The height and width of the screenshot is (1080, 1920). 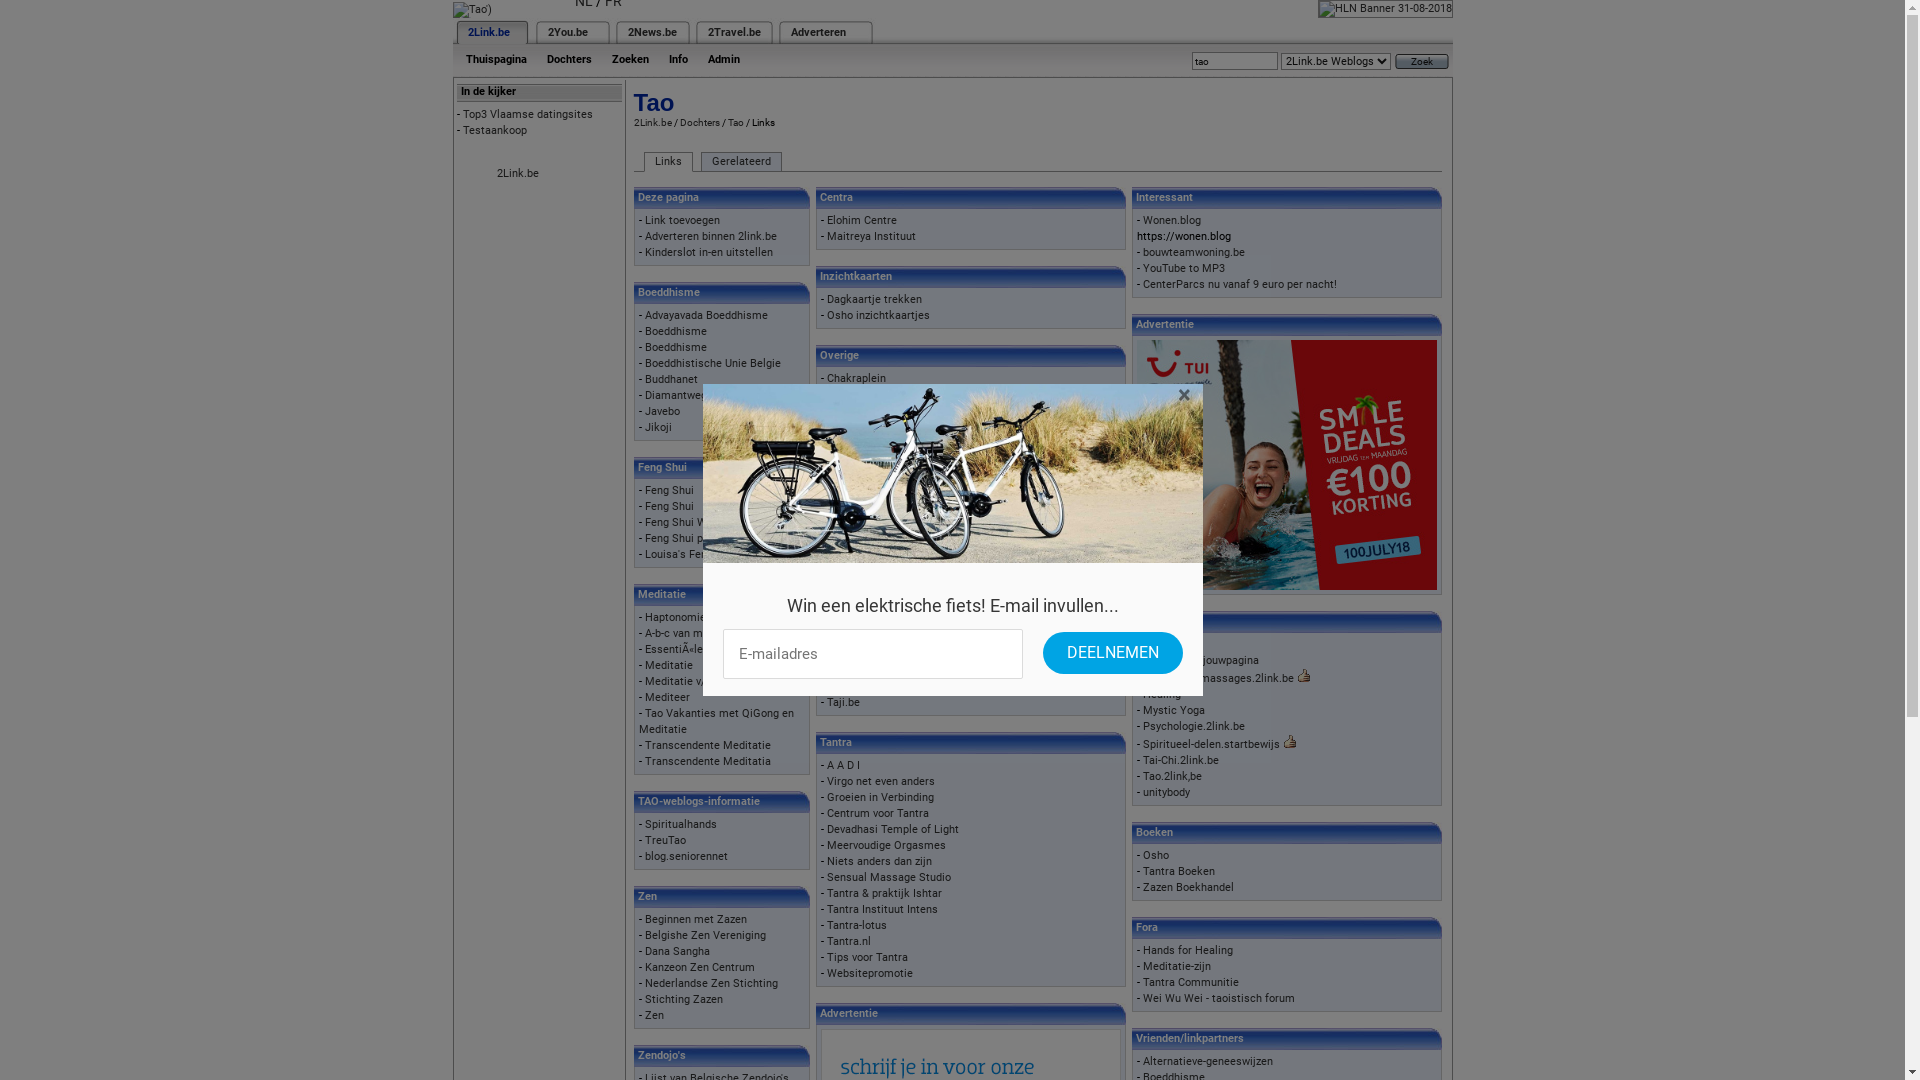 What do you see at coordinates (839, 685) in the screenshot?
I see `'Tai Ji'` at bounding box center [839, 685].